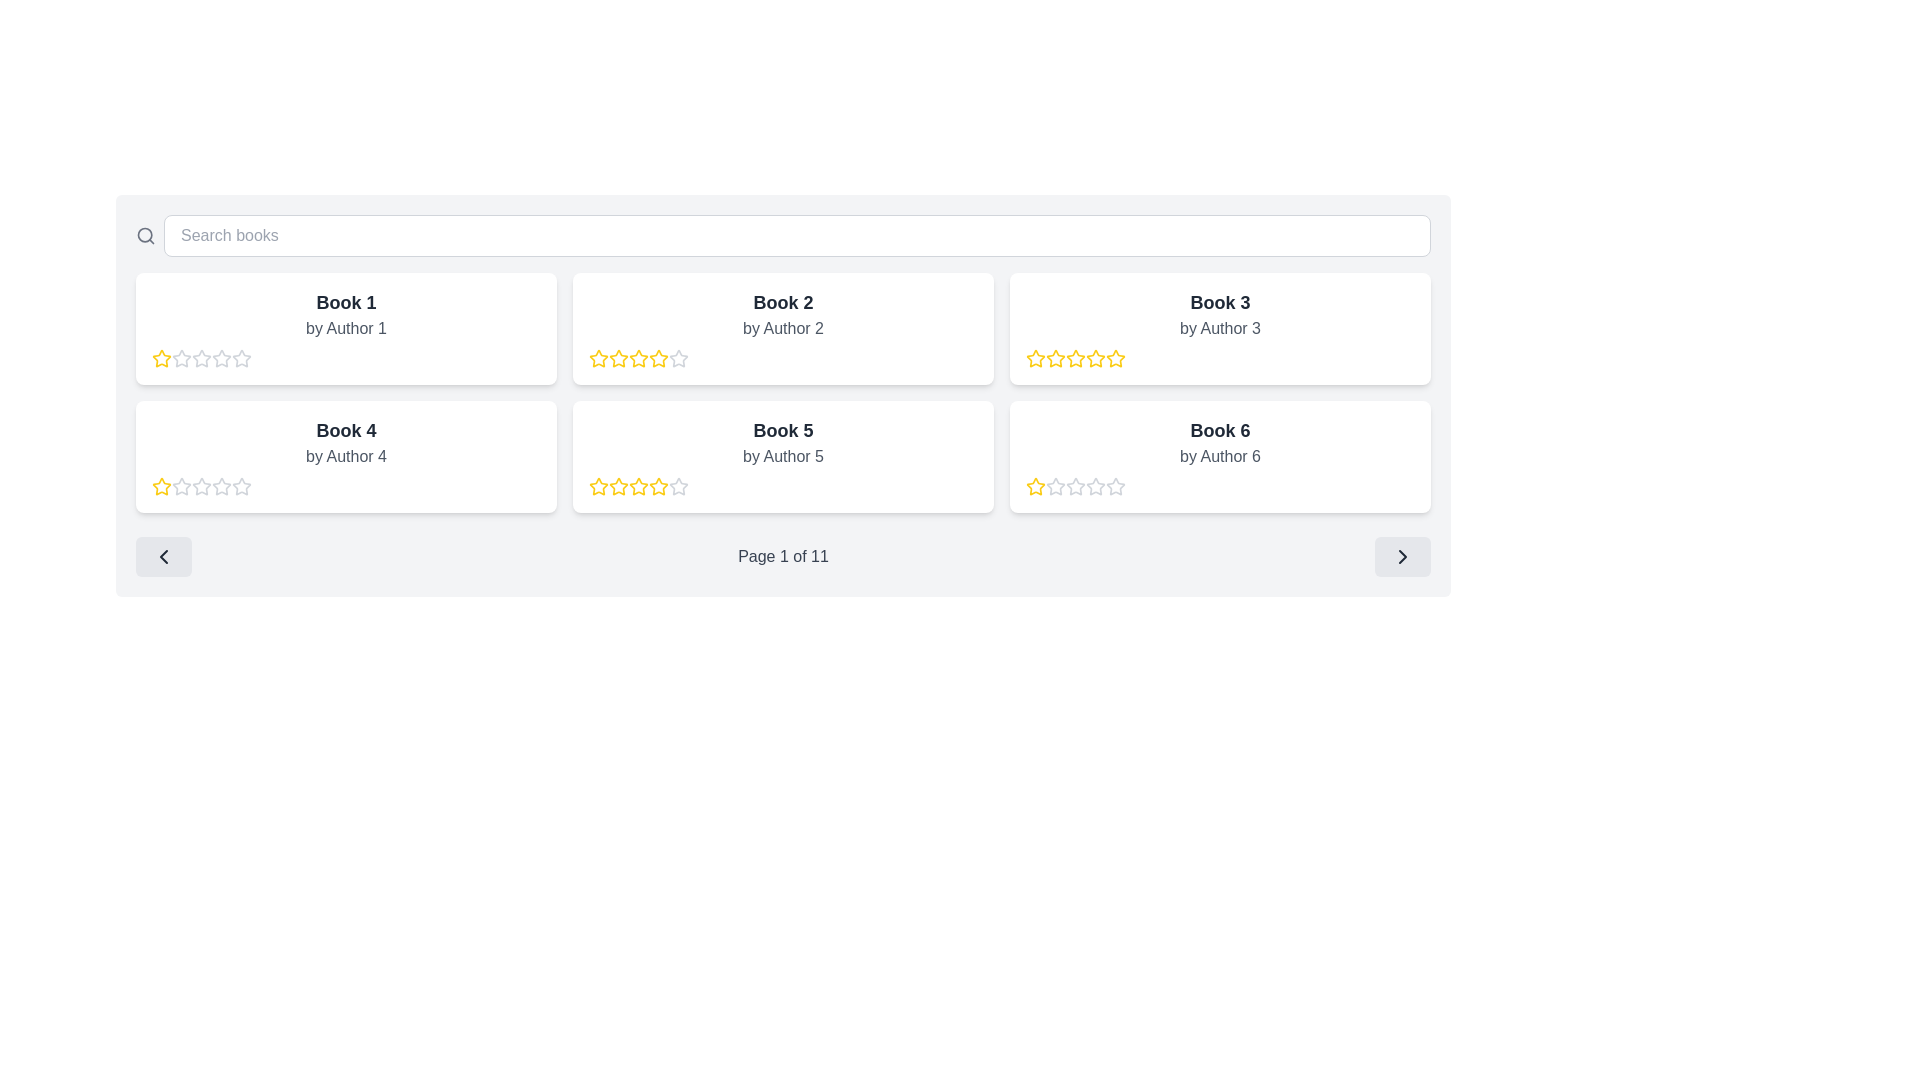  Describe the element at coordinates (1055, 357) in the screenshot. I see `the second rating star under 'Book 3 by Author 3'` at that location.